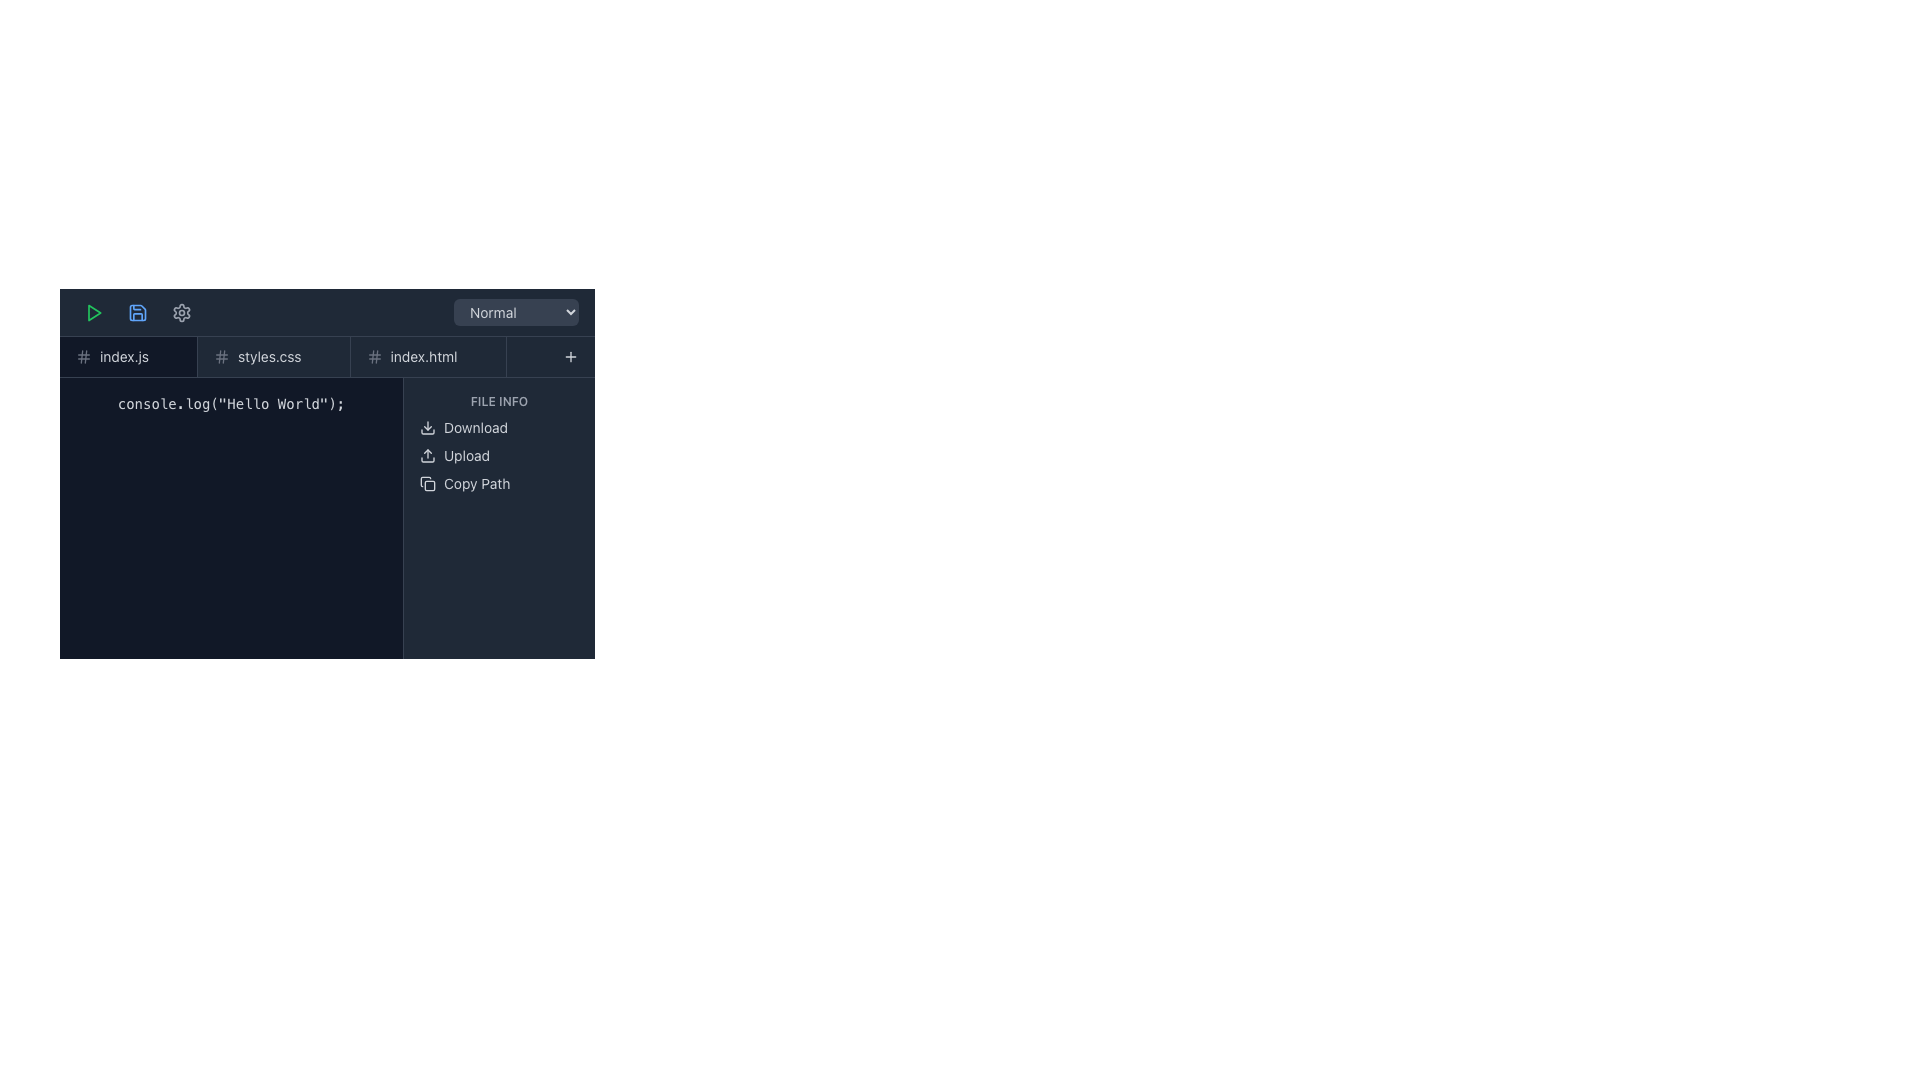 The image size is (1920, 1080). Describe the element at coordinates (93, 312) in the screenshot. I see `the play button icon located in the top-left corner of the interface` at that location.